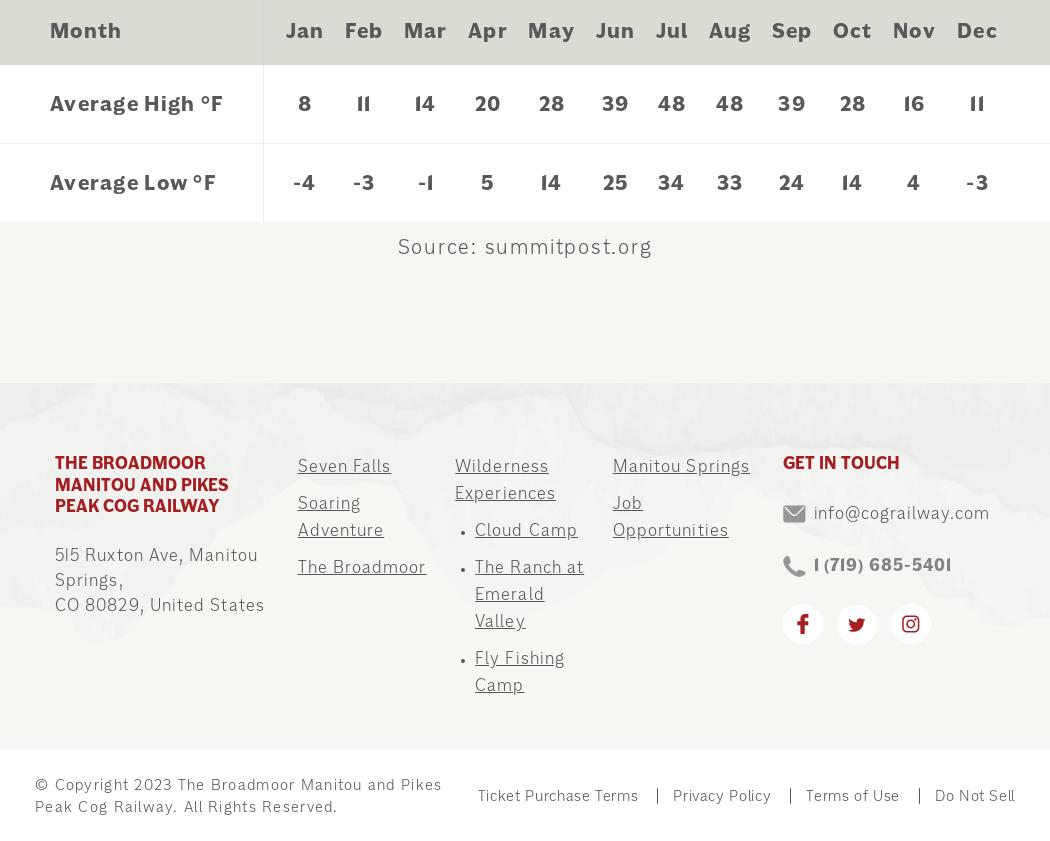  Describe the element at coordinates (601, 182) in the screenshot. I see `'25'` at that location.